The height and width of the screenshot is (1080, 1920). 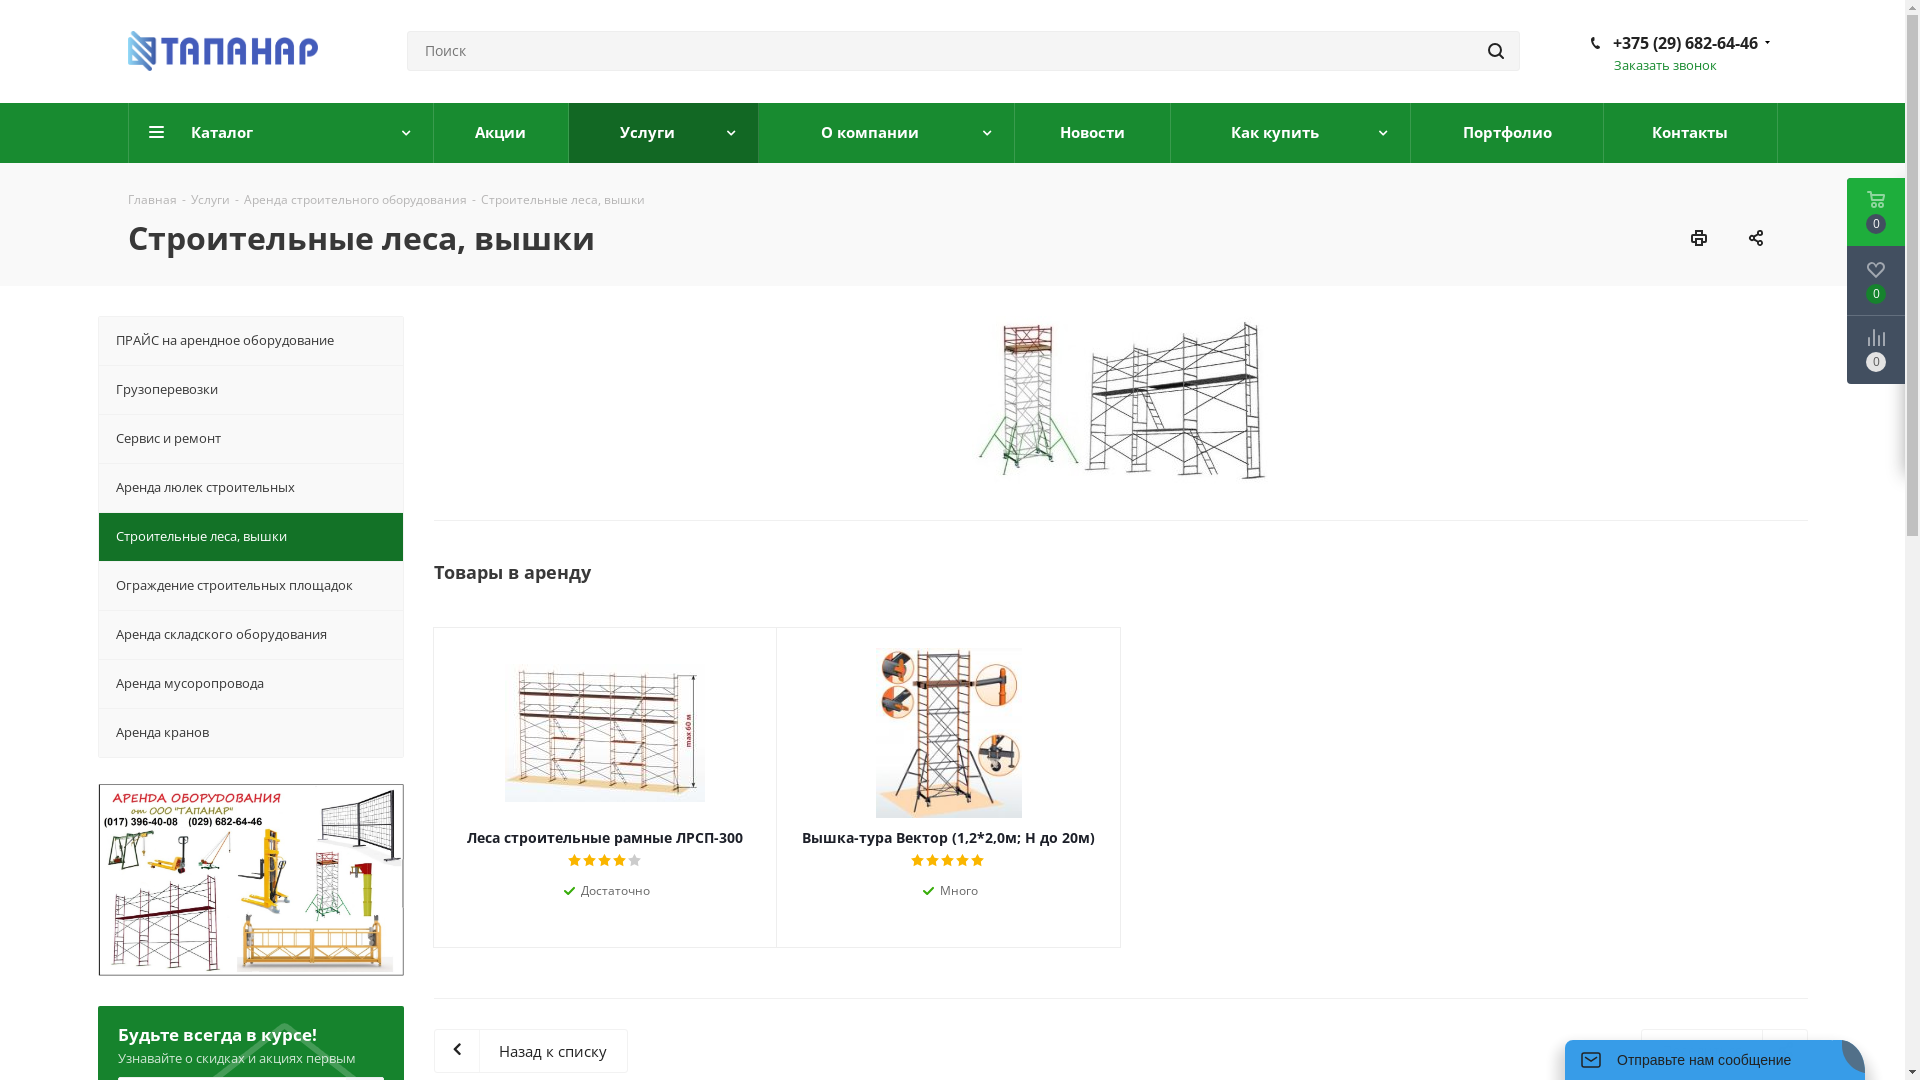 What do you see at coordinates (954, 859) in the screenshot?
I see `'4'` at bounding box center [954, 859].